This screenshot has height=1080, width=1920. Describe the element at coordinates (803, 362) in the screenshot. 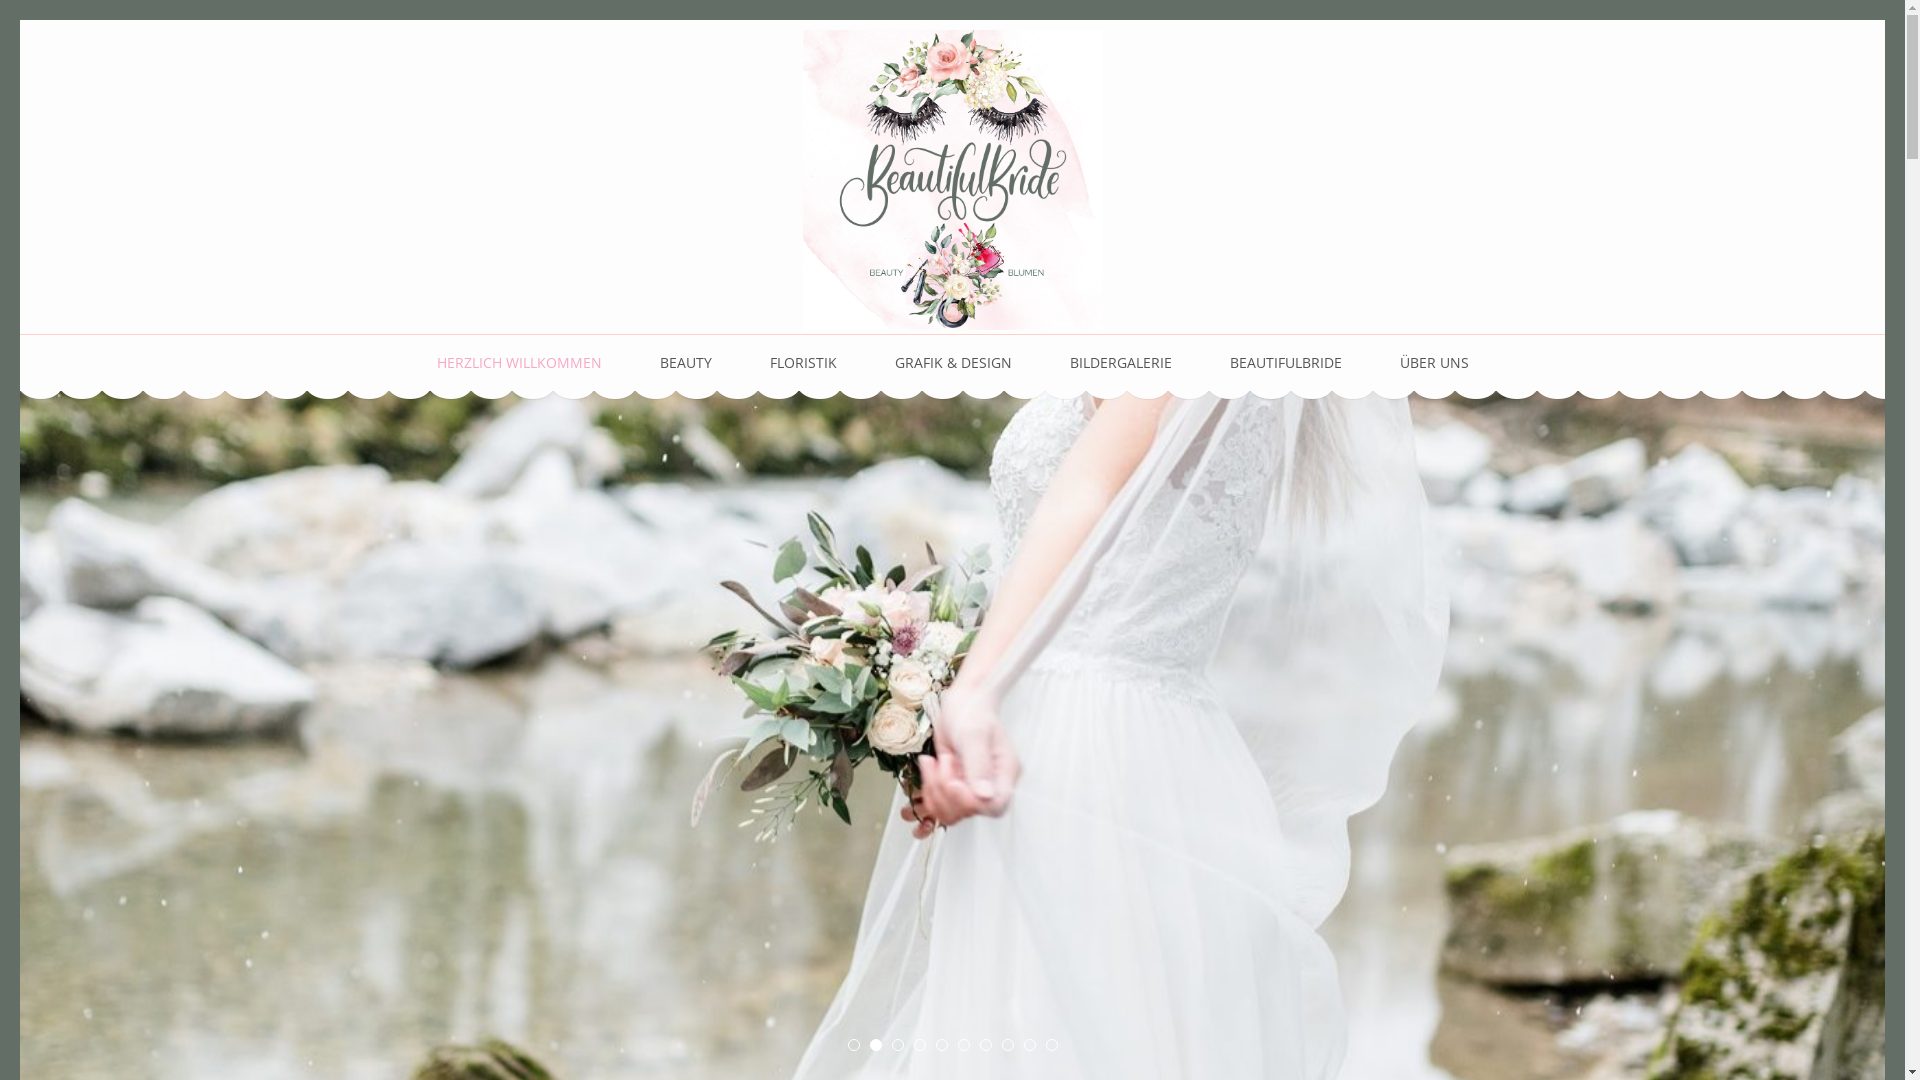

I see `'FLORISTIK'` at that location.